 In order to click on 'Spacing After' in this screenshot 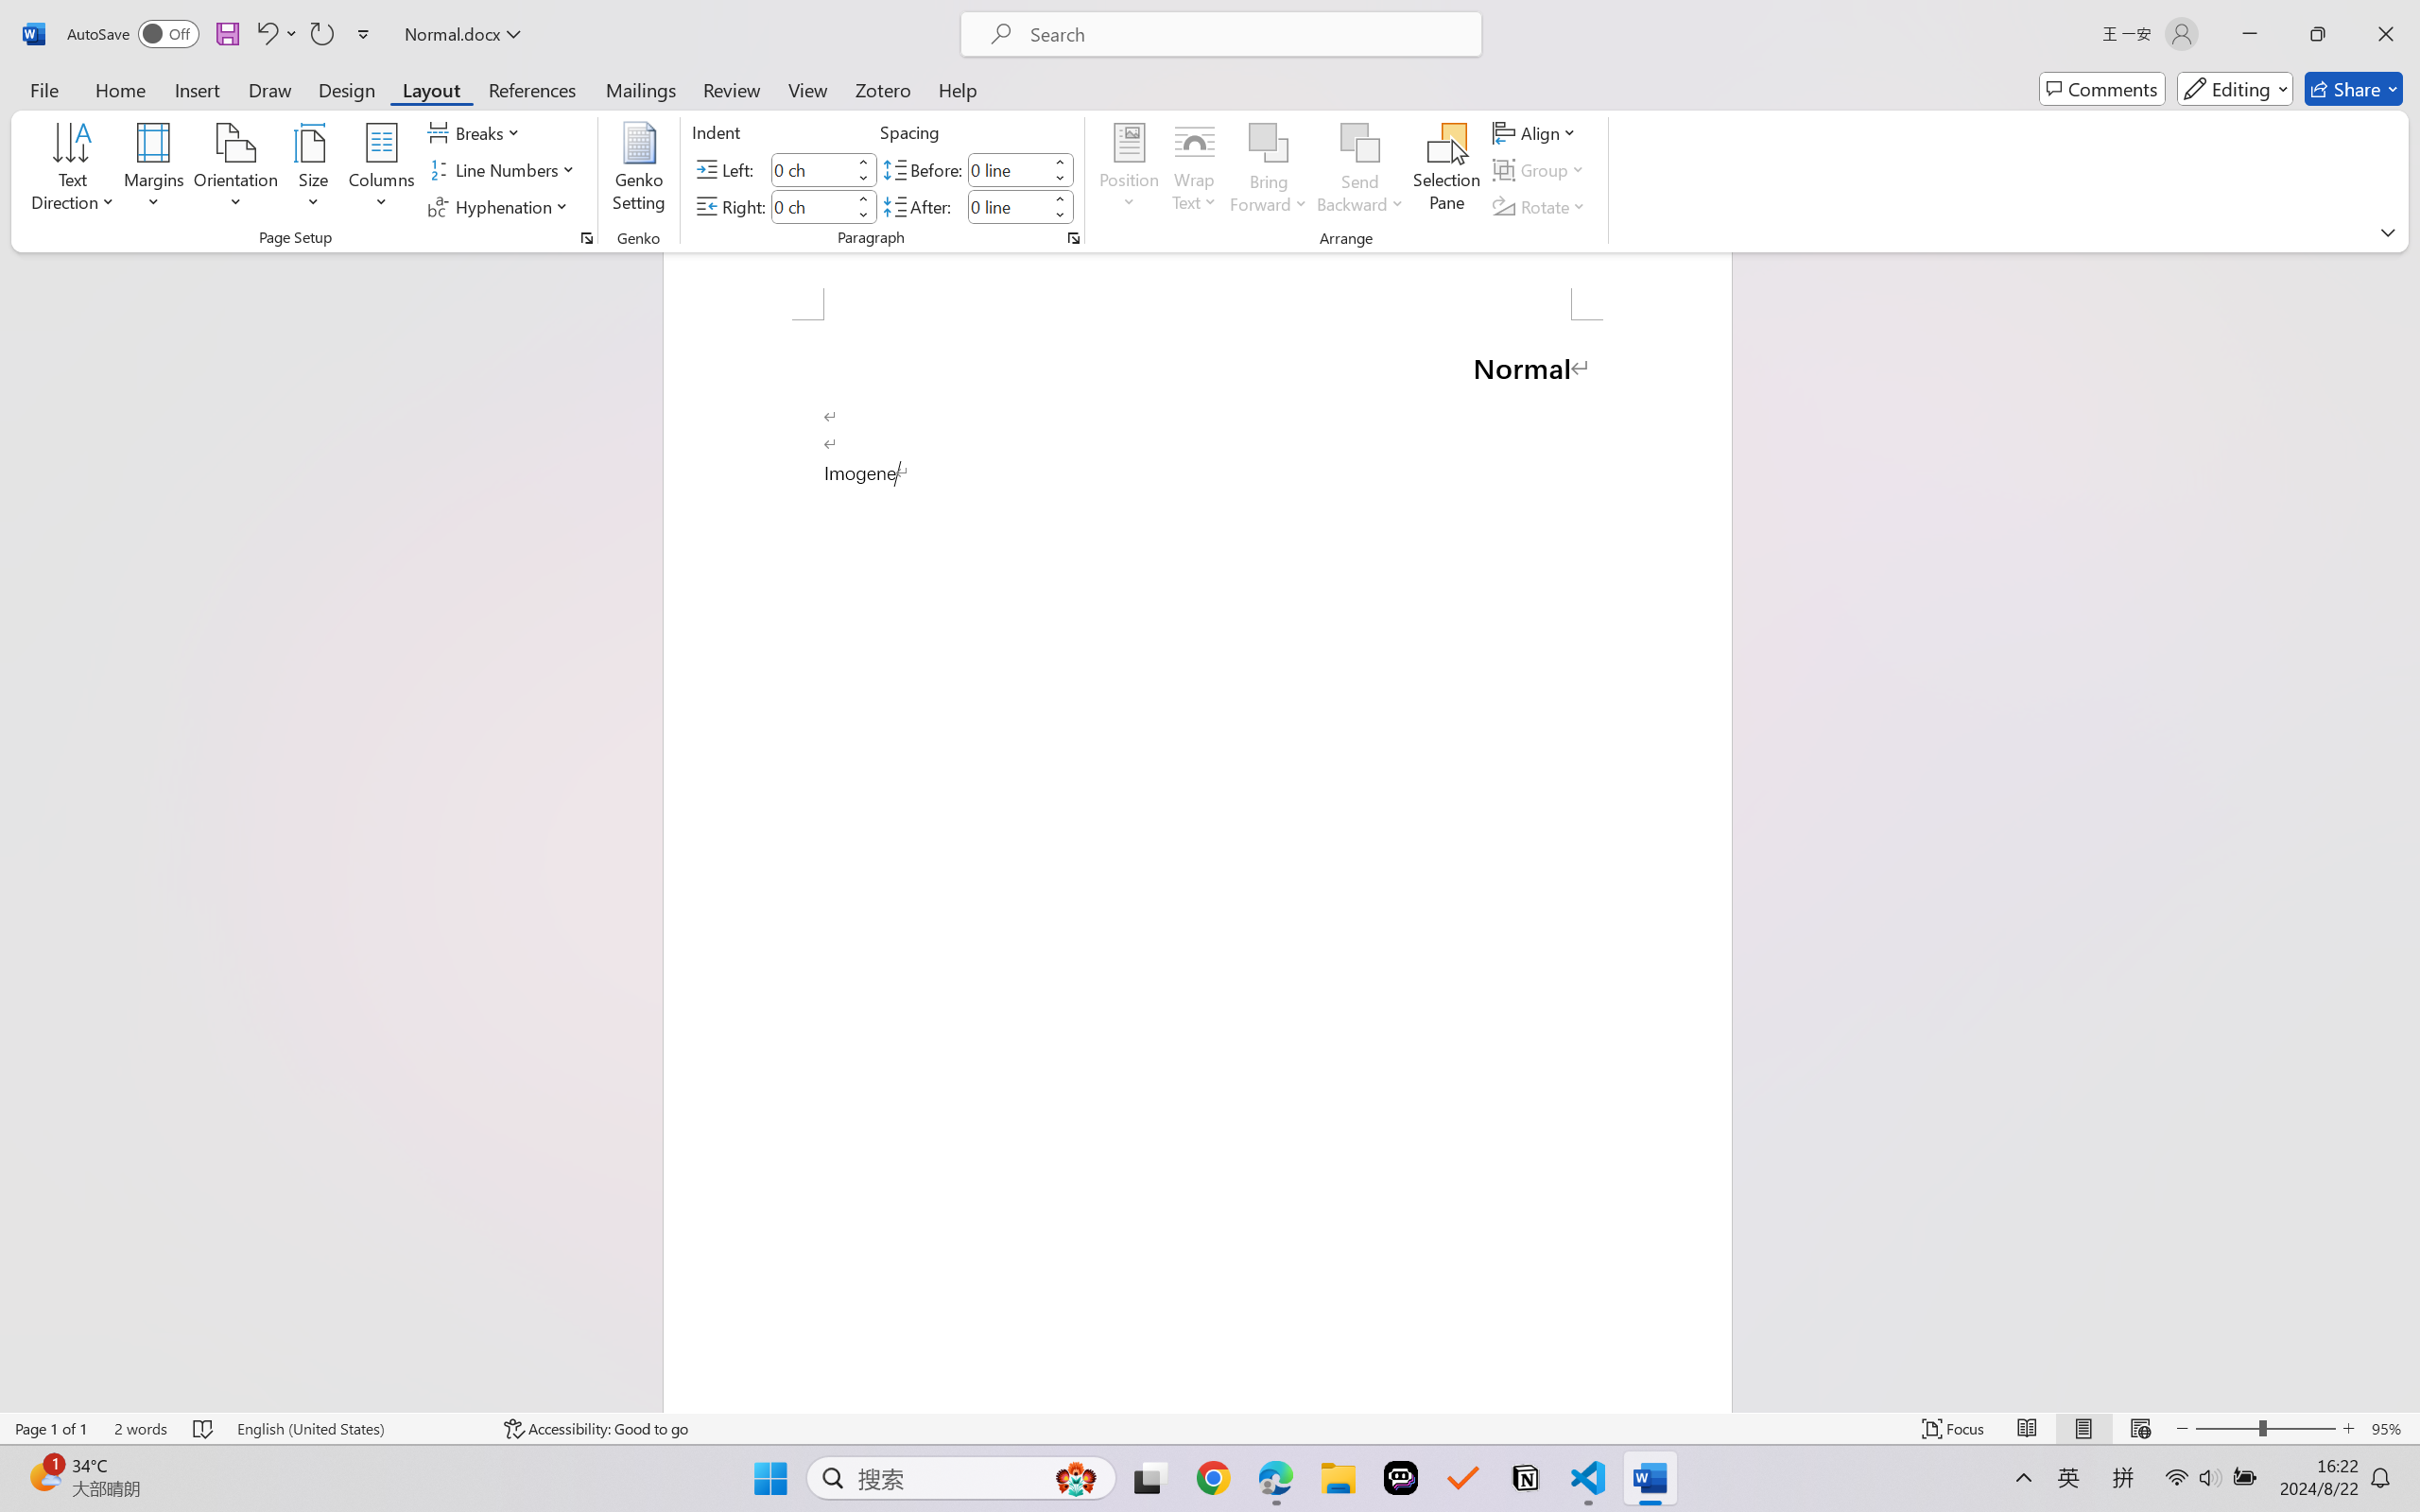, I will do `click(1007, 205)`.